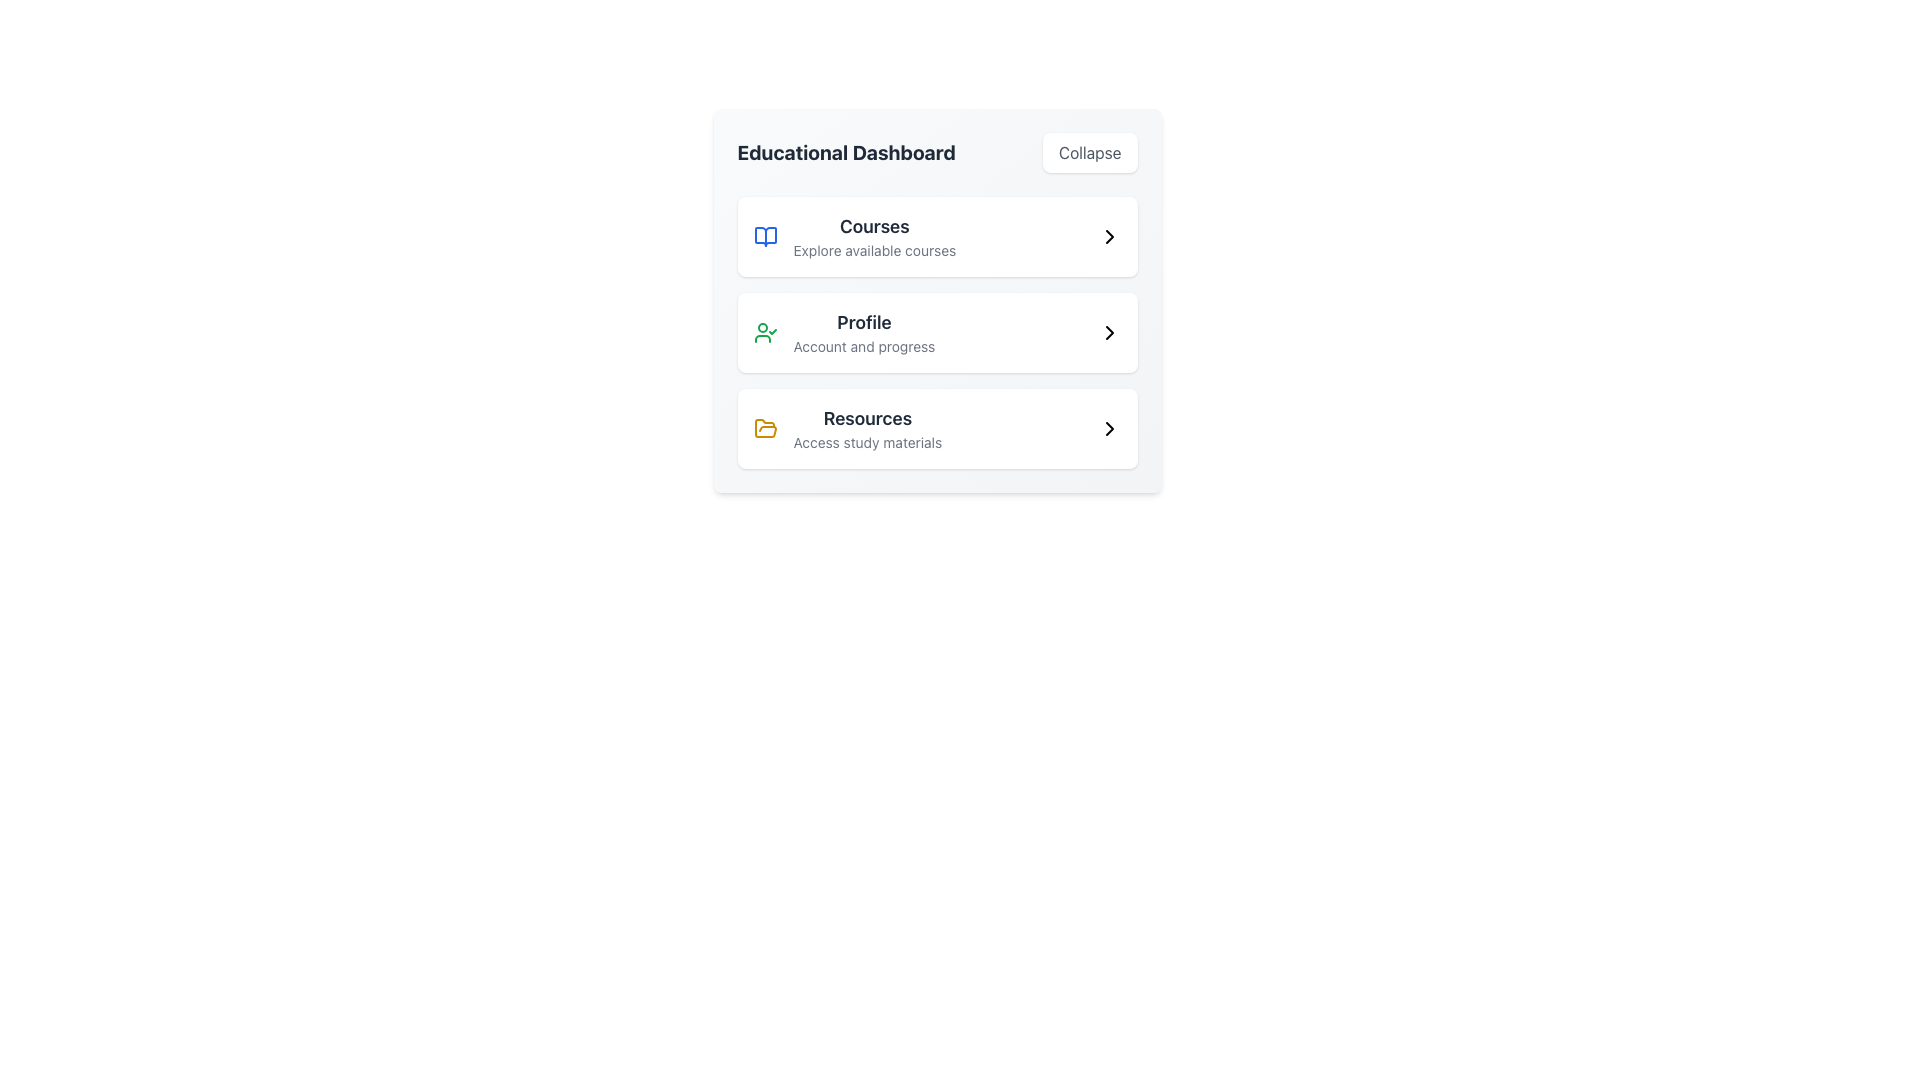  What do you see at coordinates (1108, 331) in the screenshot?
I see `the right-pointing chevron icon located at the far right of the 'Profile' row in the 'Educational Dashboard'` at bounding box center [1108, 331].